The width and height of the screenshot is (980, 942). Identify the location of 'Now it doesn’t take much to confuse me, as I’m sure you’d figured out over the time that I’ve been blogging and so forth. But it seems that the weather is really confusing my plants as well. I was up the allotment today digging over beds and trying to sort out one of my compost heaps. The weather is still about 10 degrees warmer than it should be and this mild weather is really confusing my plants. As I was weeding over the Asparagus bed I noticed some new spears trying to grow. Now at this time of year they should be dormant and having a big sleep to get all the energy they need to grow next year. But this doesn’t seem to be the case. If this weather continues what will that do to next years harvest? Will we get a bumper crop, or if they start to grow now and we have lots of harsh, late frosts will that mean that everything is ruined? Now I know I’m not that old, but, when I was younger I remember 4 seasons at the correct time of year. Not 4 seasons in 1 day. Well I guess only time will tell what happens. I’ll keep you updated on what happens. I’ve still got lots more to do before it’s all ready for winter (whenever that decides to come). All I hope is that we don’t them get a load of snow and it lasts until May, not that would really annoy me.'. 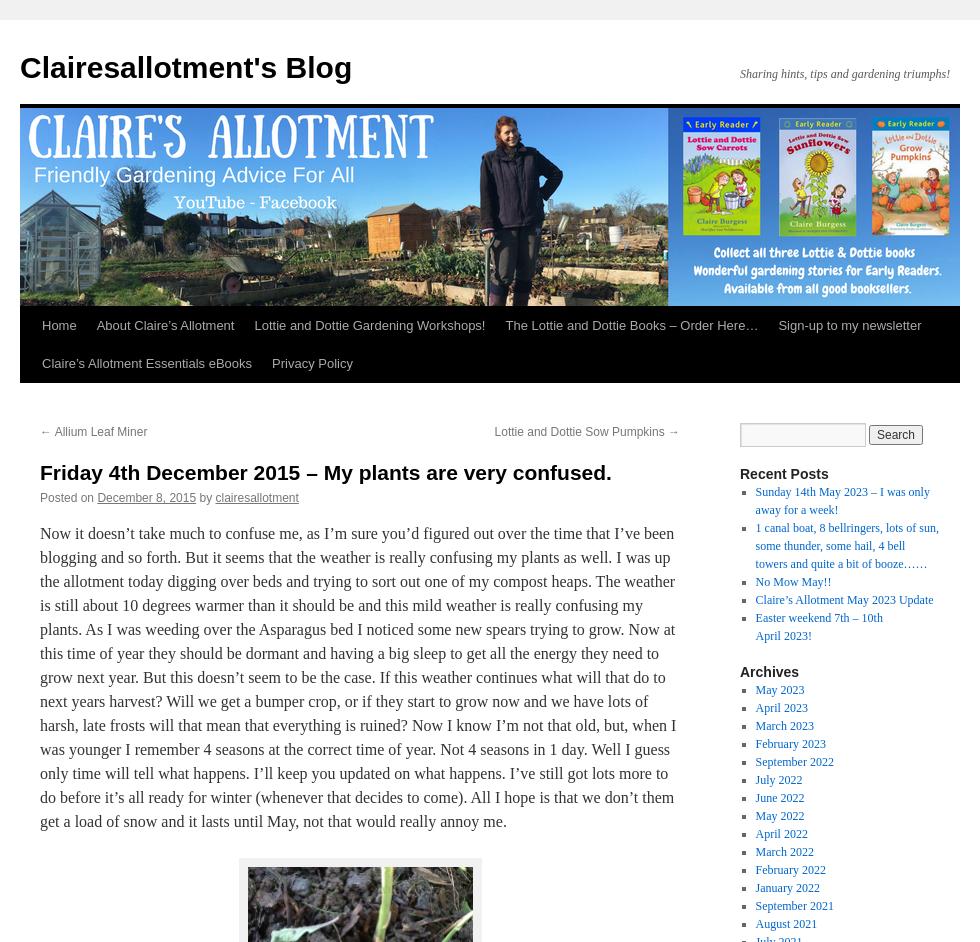
(357, 677).